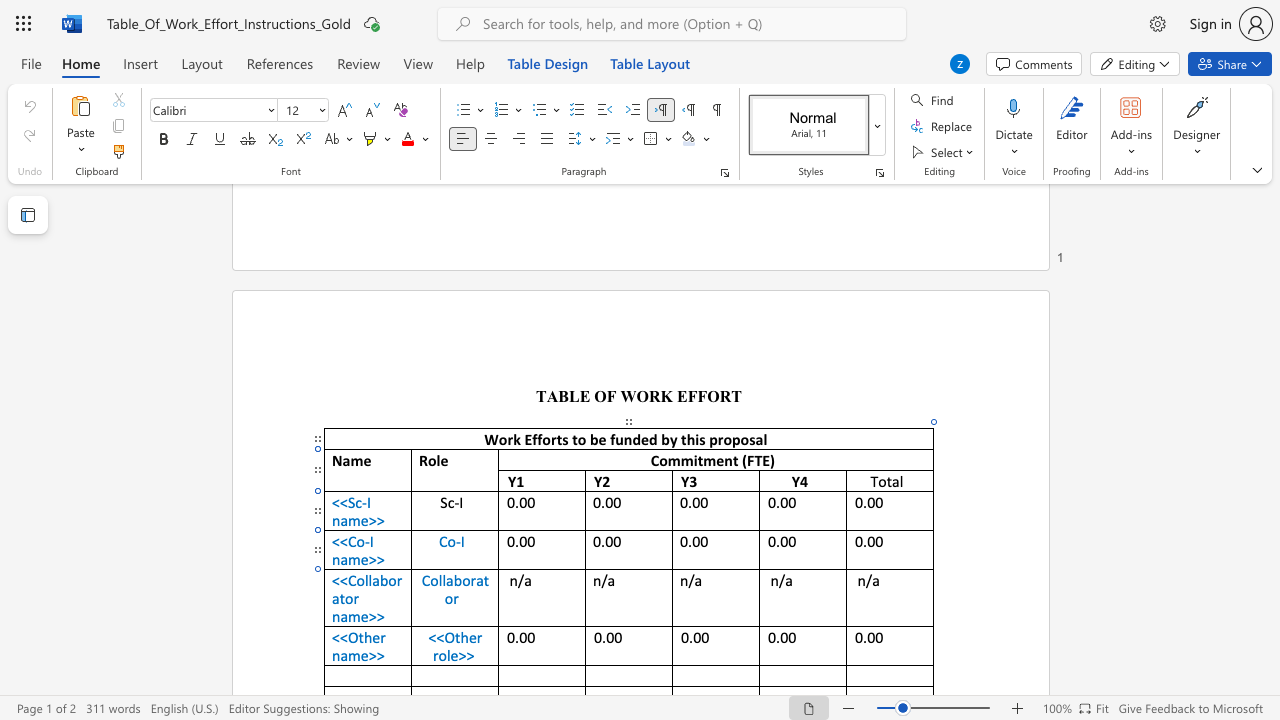 The height and width of the screenshot is (720, 1280). What do you see at coordinates (360, 580) in the screenshot?
I see `the 1th character "o" in the text` at bounding box center [360, 580].